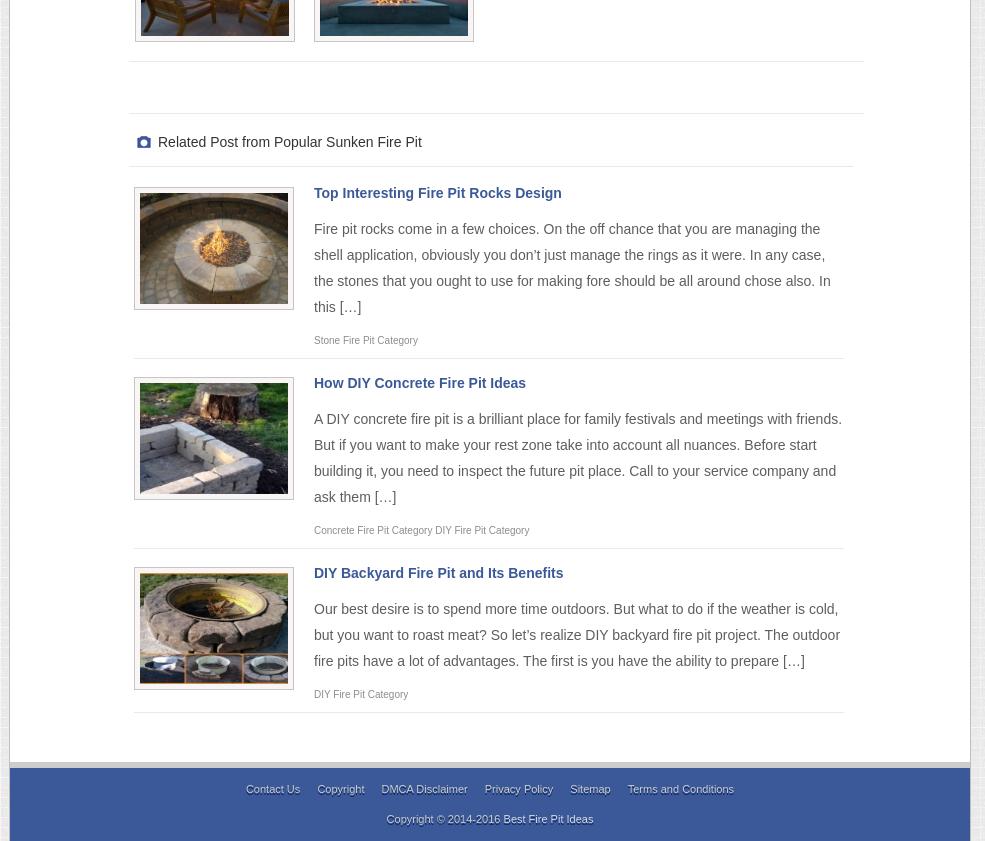  What do you see at coordinates (679, 788) in the screenshot?
I see `'Terms and Conditions'` at bounding box center [679, 788].